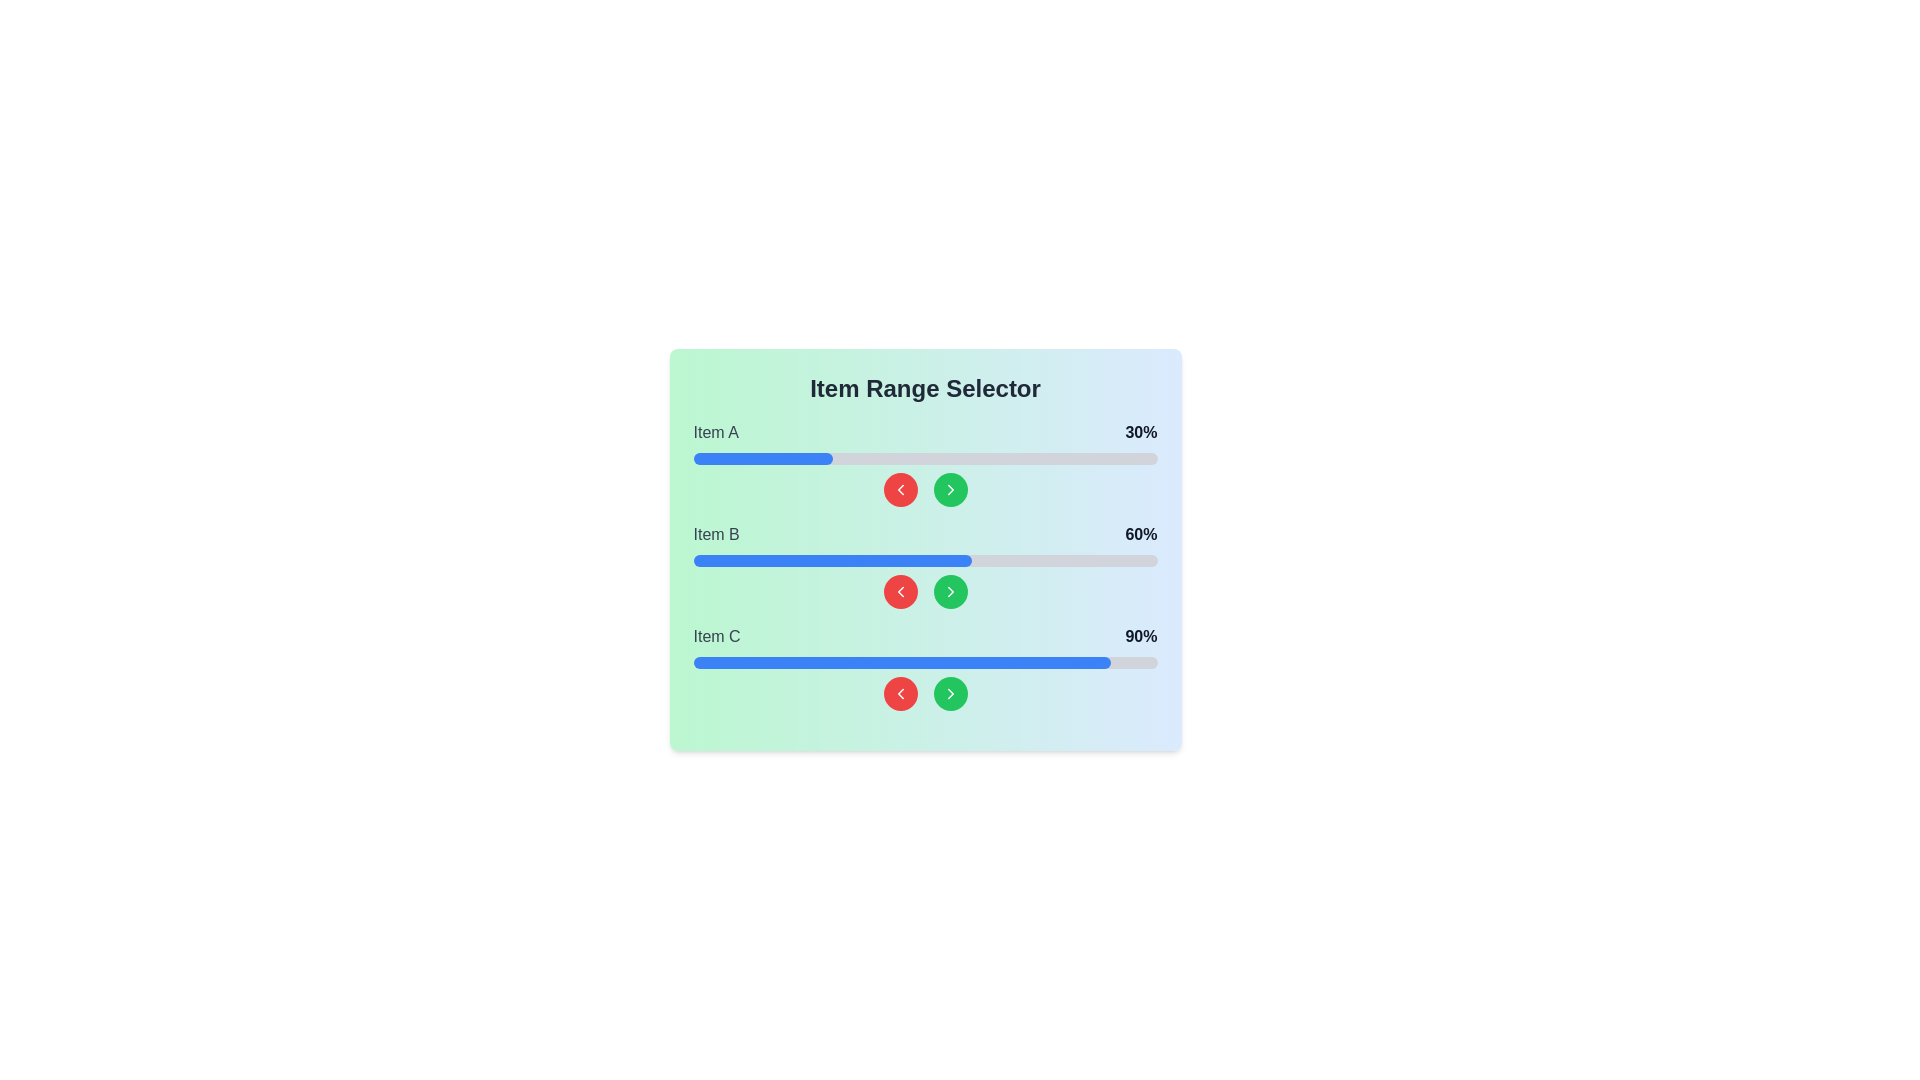 The image size is (1920, 1080). Describe the element at coordinates (1141, 431) in the screenshot. I see `the text label displaying '30%' which indicates a specific percentage value and is located next to the label 'Item A' and a progress bar` at that location.